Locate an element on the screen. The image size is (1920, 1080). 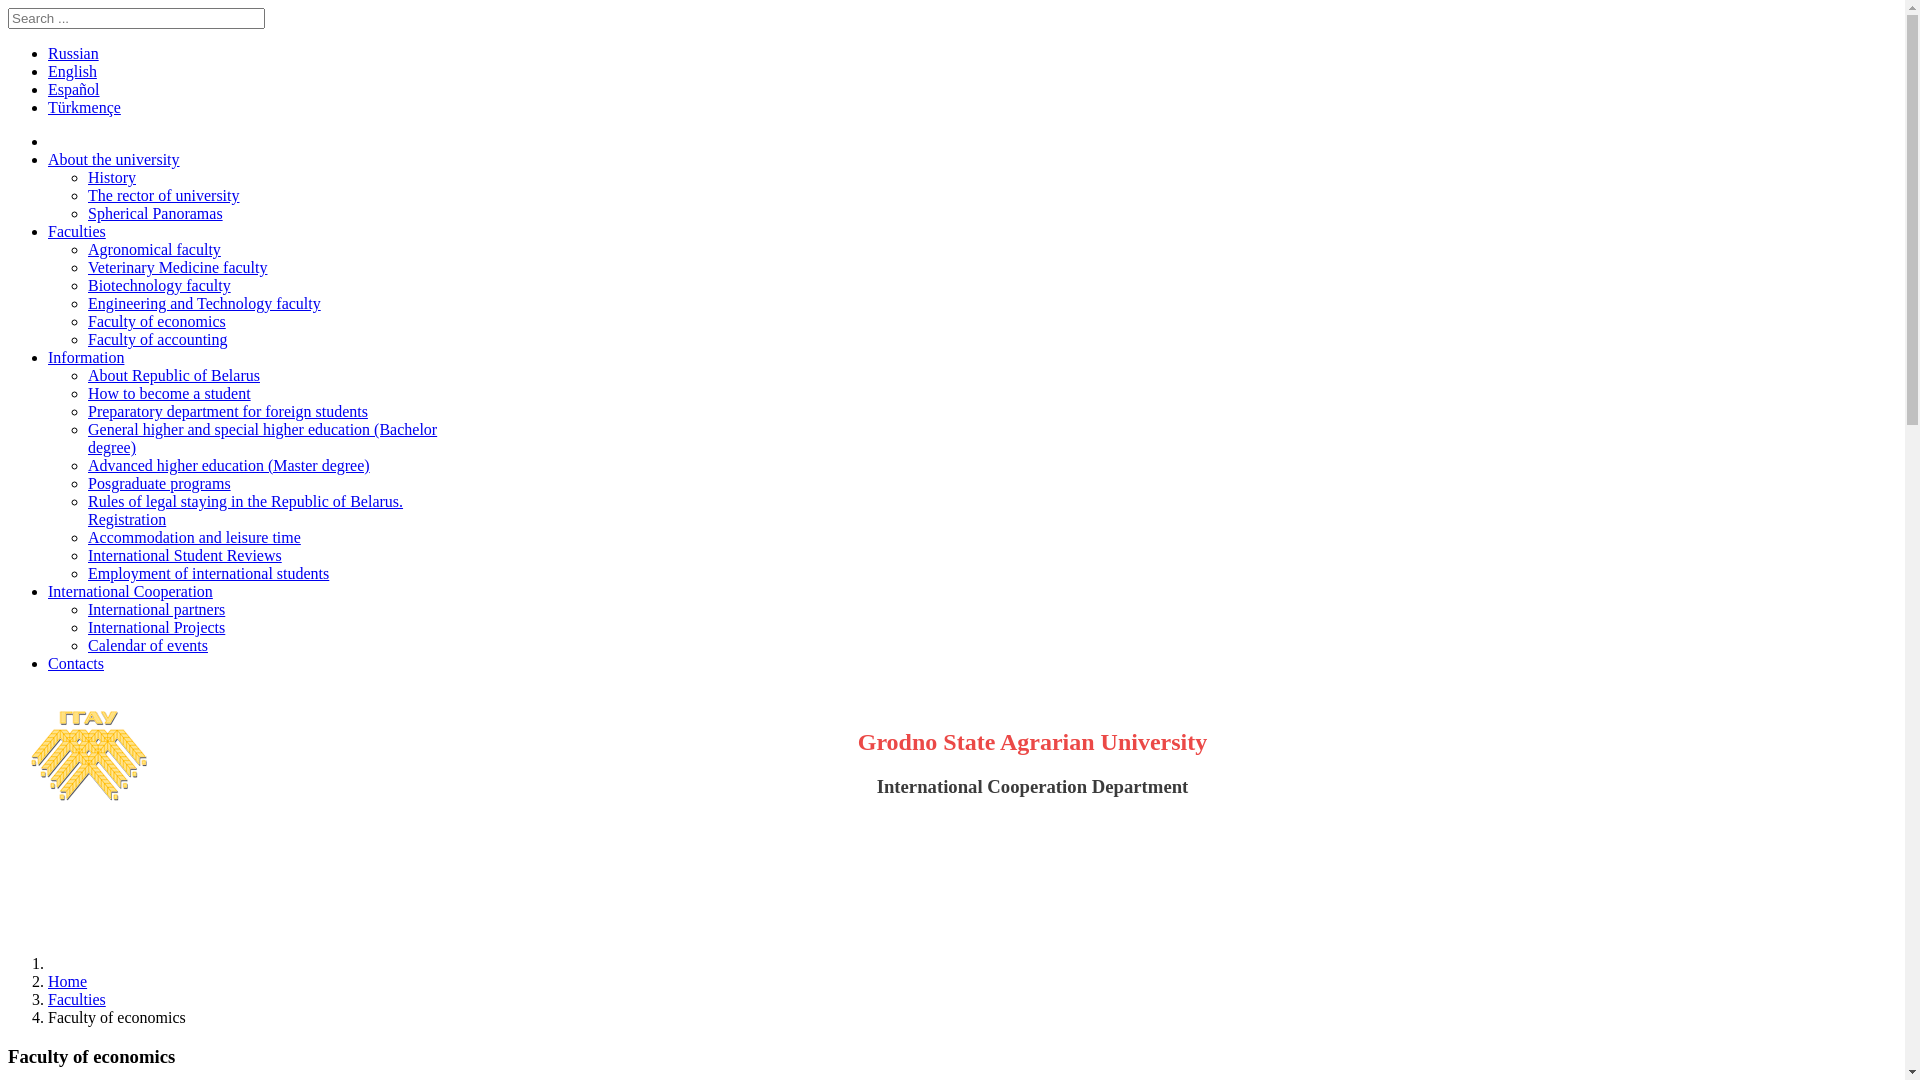
'The rector of university' is located at coordinates (163, 195).